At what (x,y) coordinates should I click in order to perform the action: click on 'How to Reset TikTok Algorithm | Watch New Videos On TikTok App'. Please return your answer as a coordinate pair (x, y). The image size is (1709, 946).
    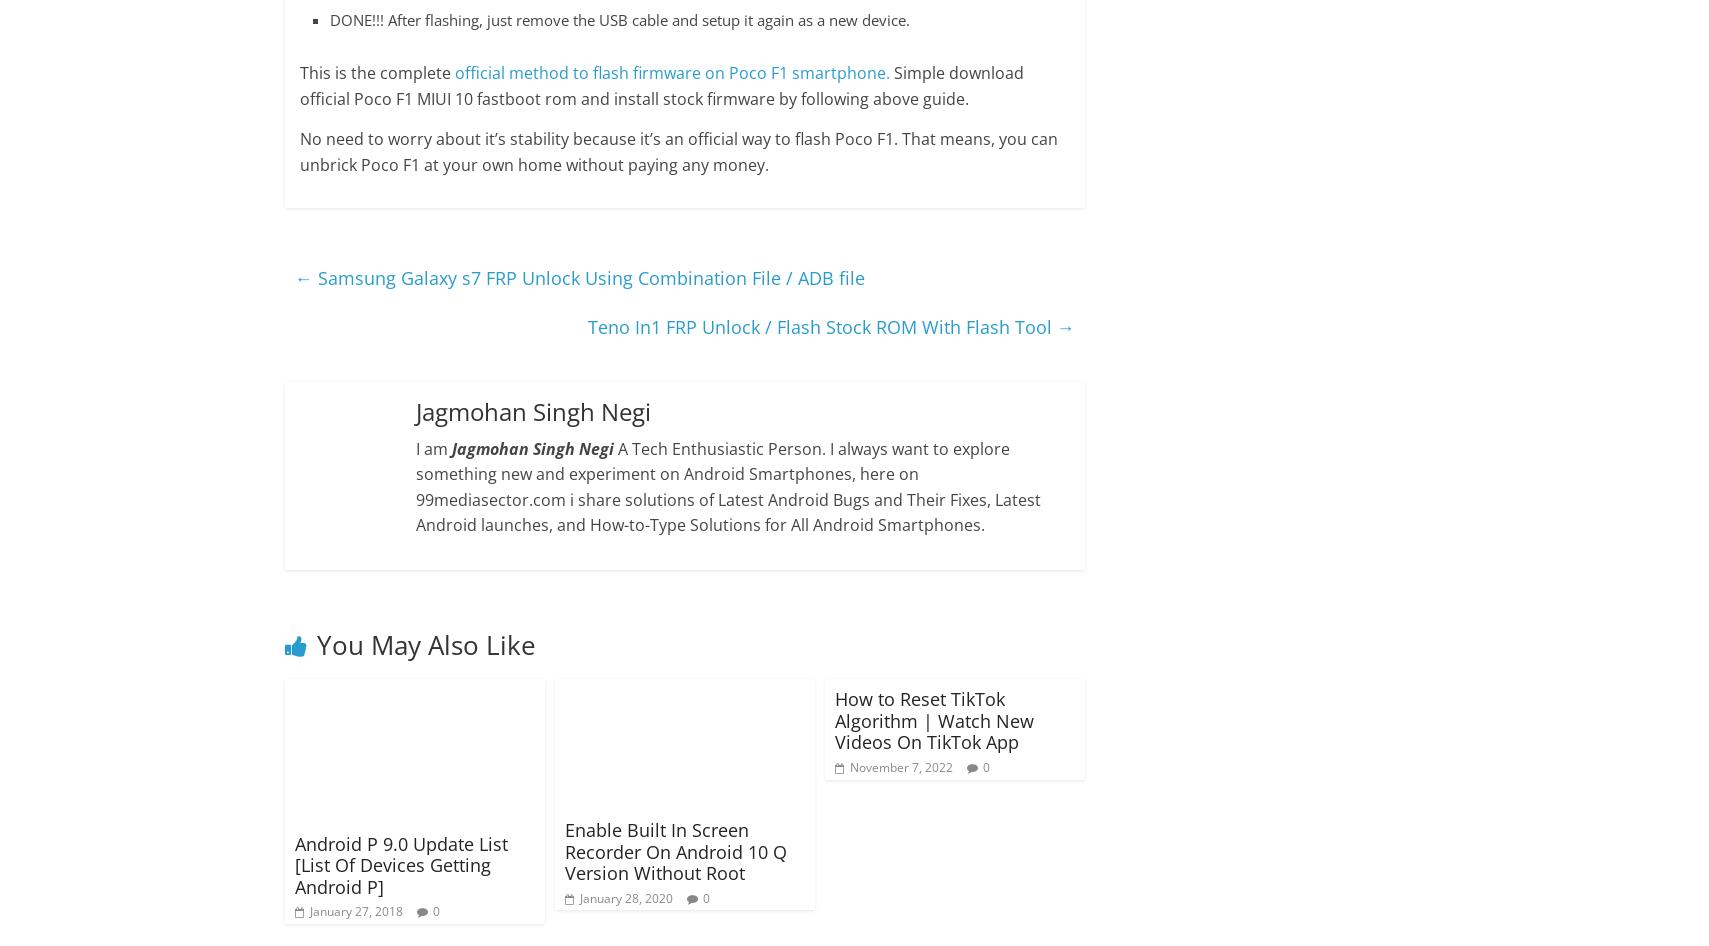
    Looking at the image, I should click on (933, 719).